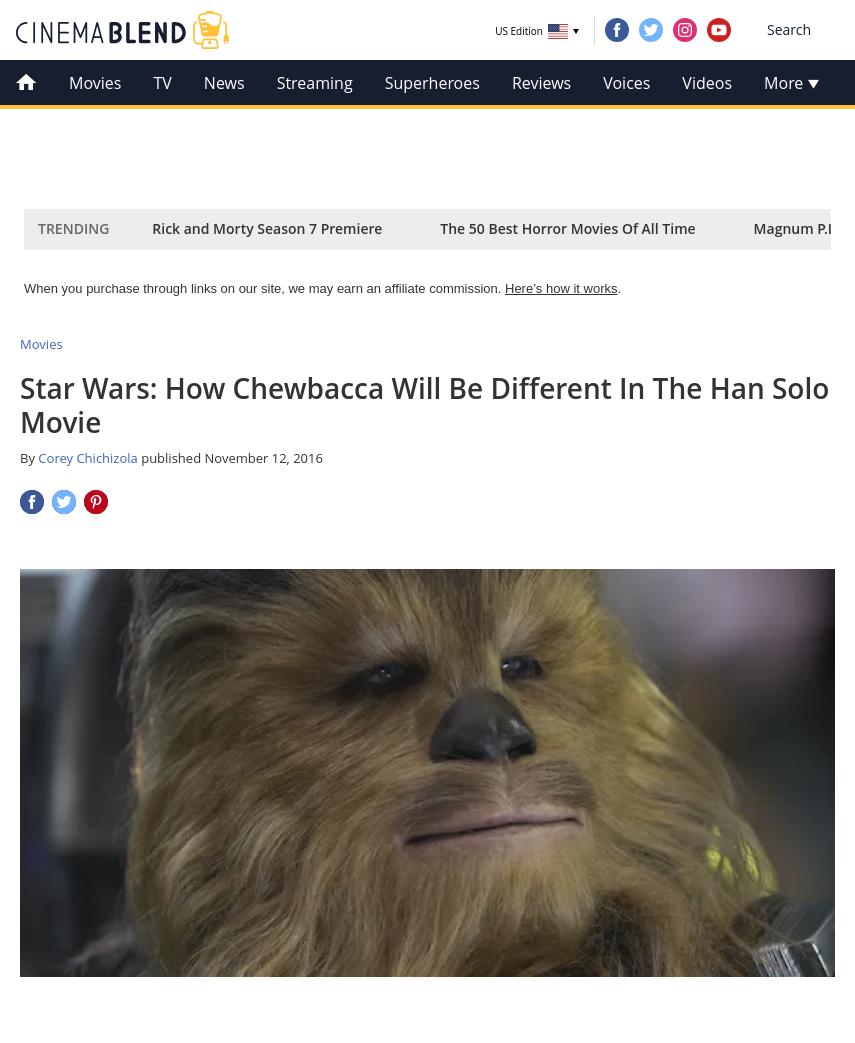 This screenshot has height=1043, width=855. I want to click on 'November 12, 2016', so click(261, 456).